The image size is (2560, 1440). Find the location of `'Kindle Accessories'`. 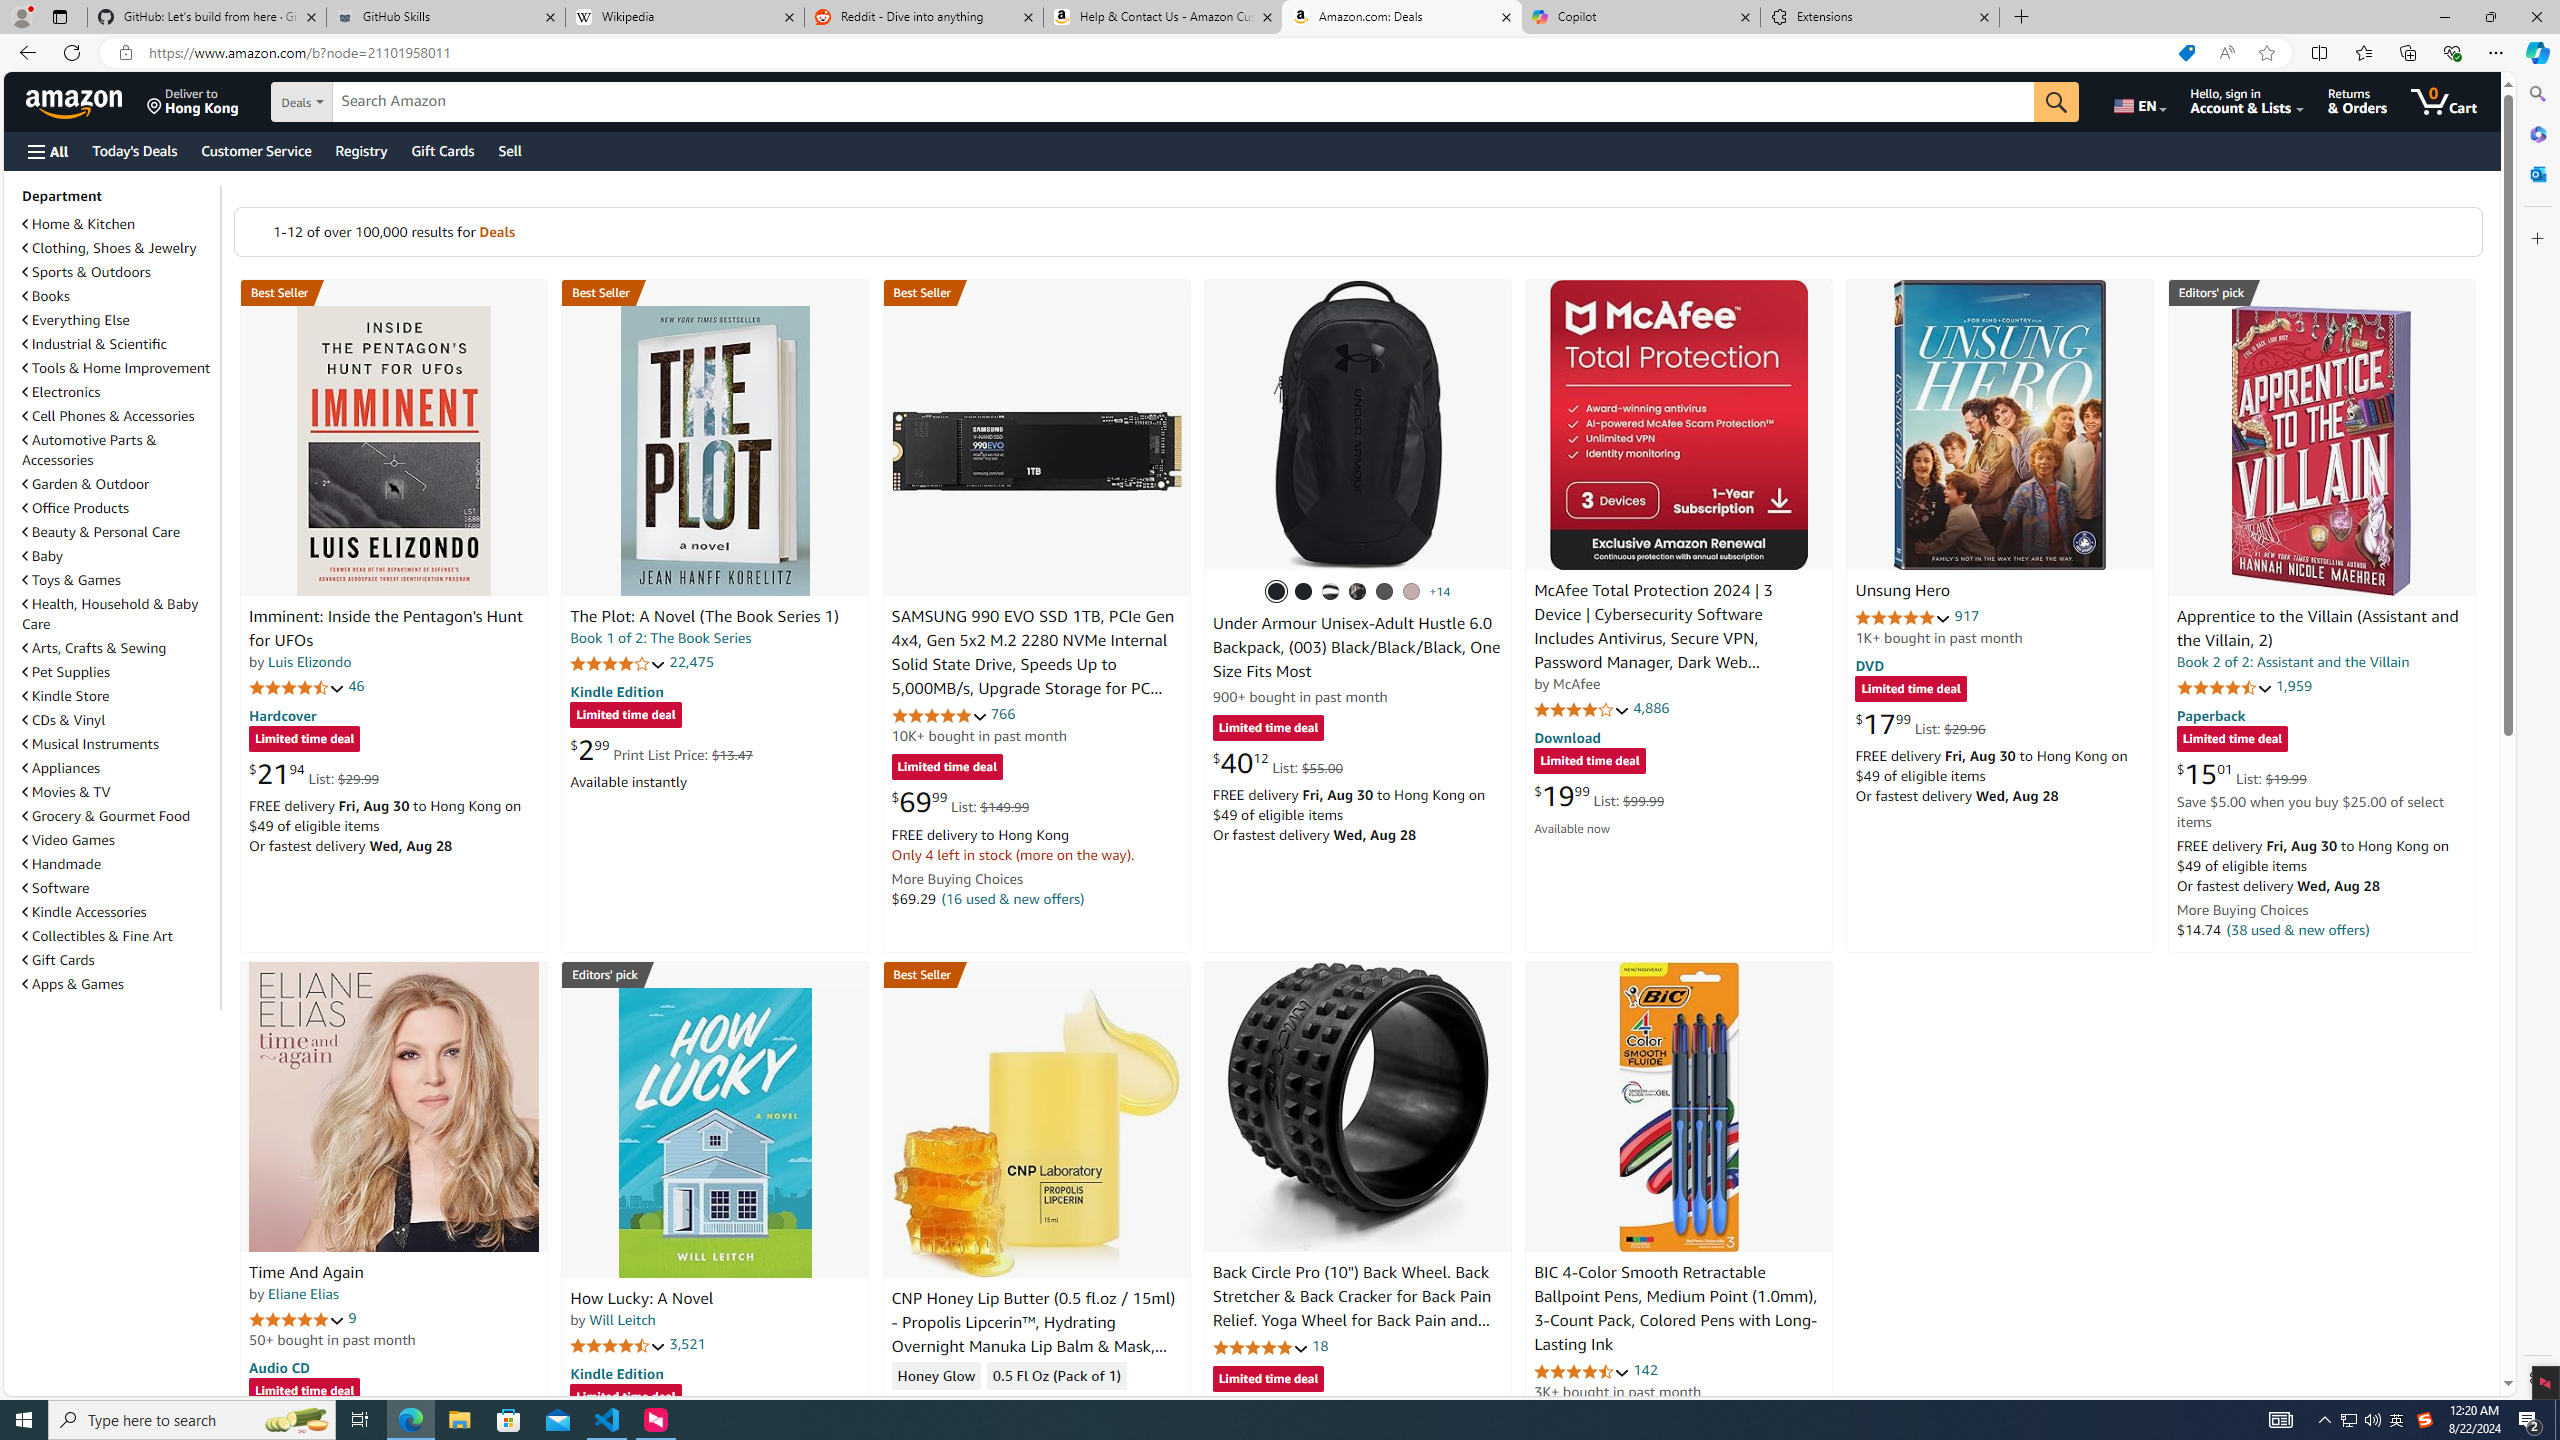

'Kindle Accessories' is located at coordinates (118, 911).